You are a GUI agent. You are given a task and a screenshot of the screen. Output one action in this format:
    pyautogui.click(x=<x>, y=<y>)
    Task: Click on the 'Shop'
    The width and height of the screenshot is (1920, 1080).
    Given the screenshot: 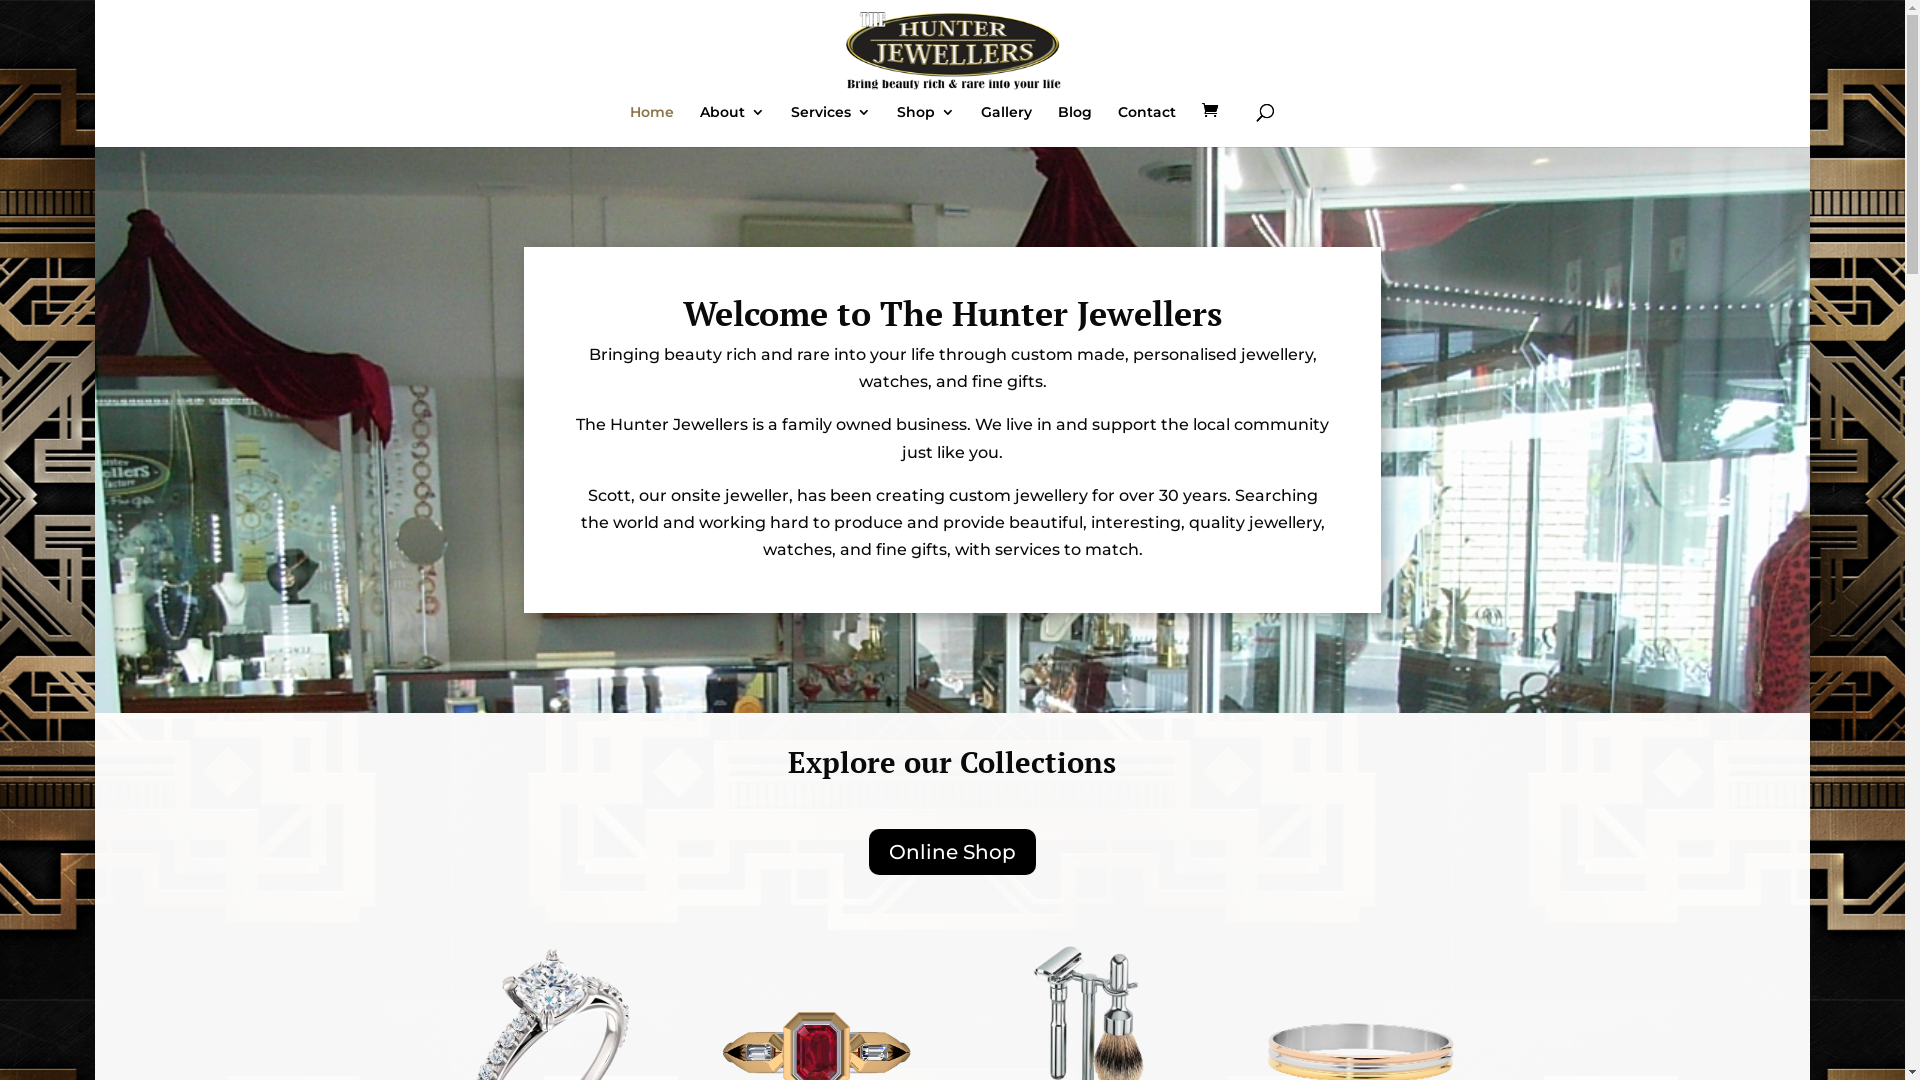 What is the action you would take?
    pyautogui.click(x=925, y=126)
    